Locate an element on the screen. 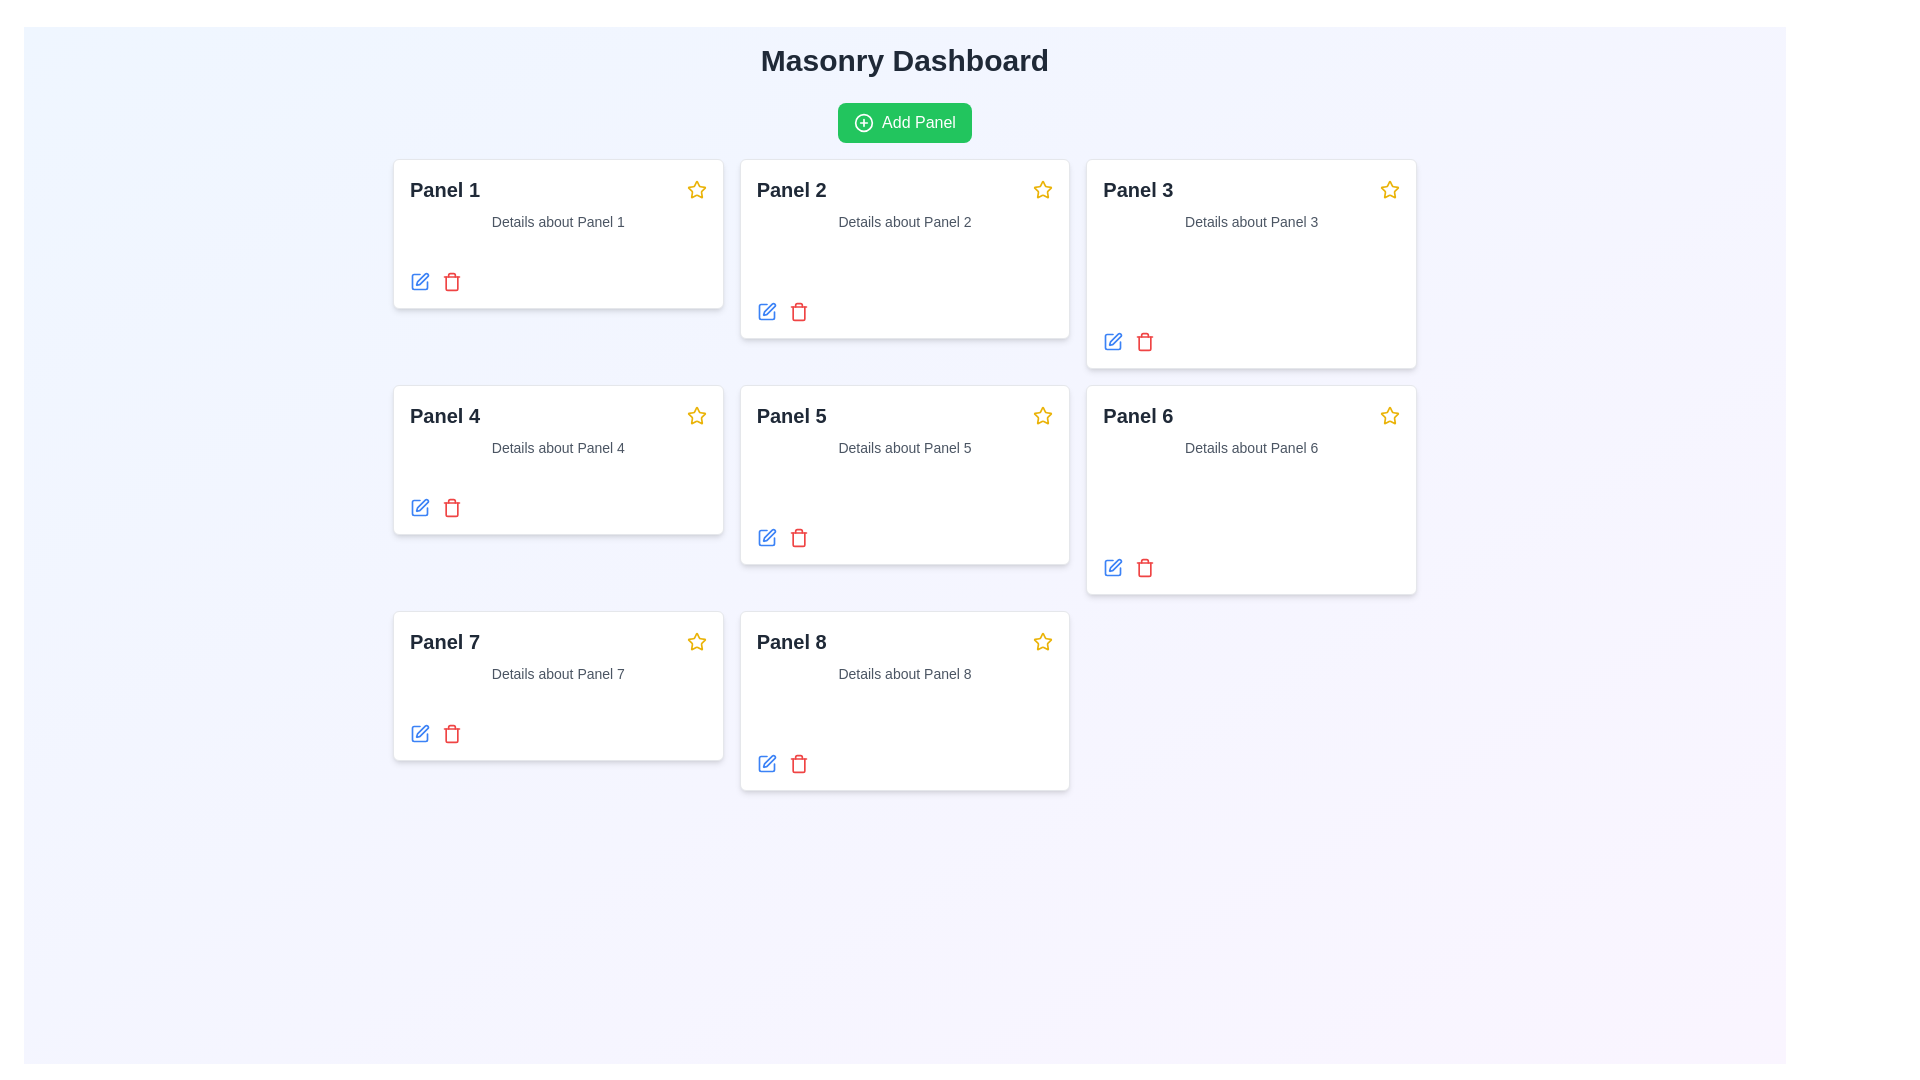  the lower segment of the trash can icon within the SVG element located in 'Panel 7' is located at coordinates (450, 735).